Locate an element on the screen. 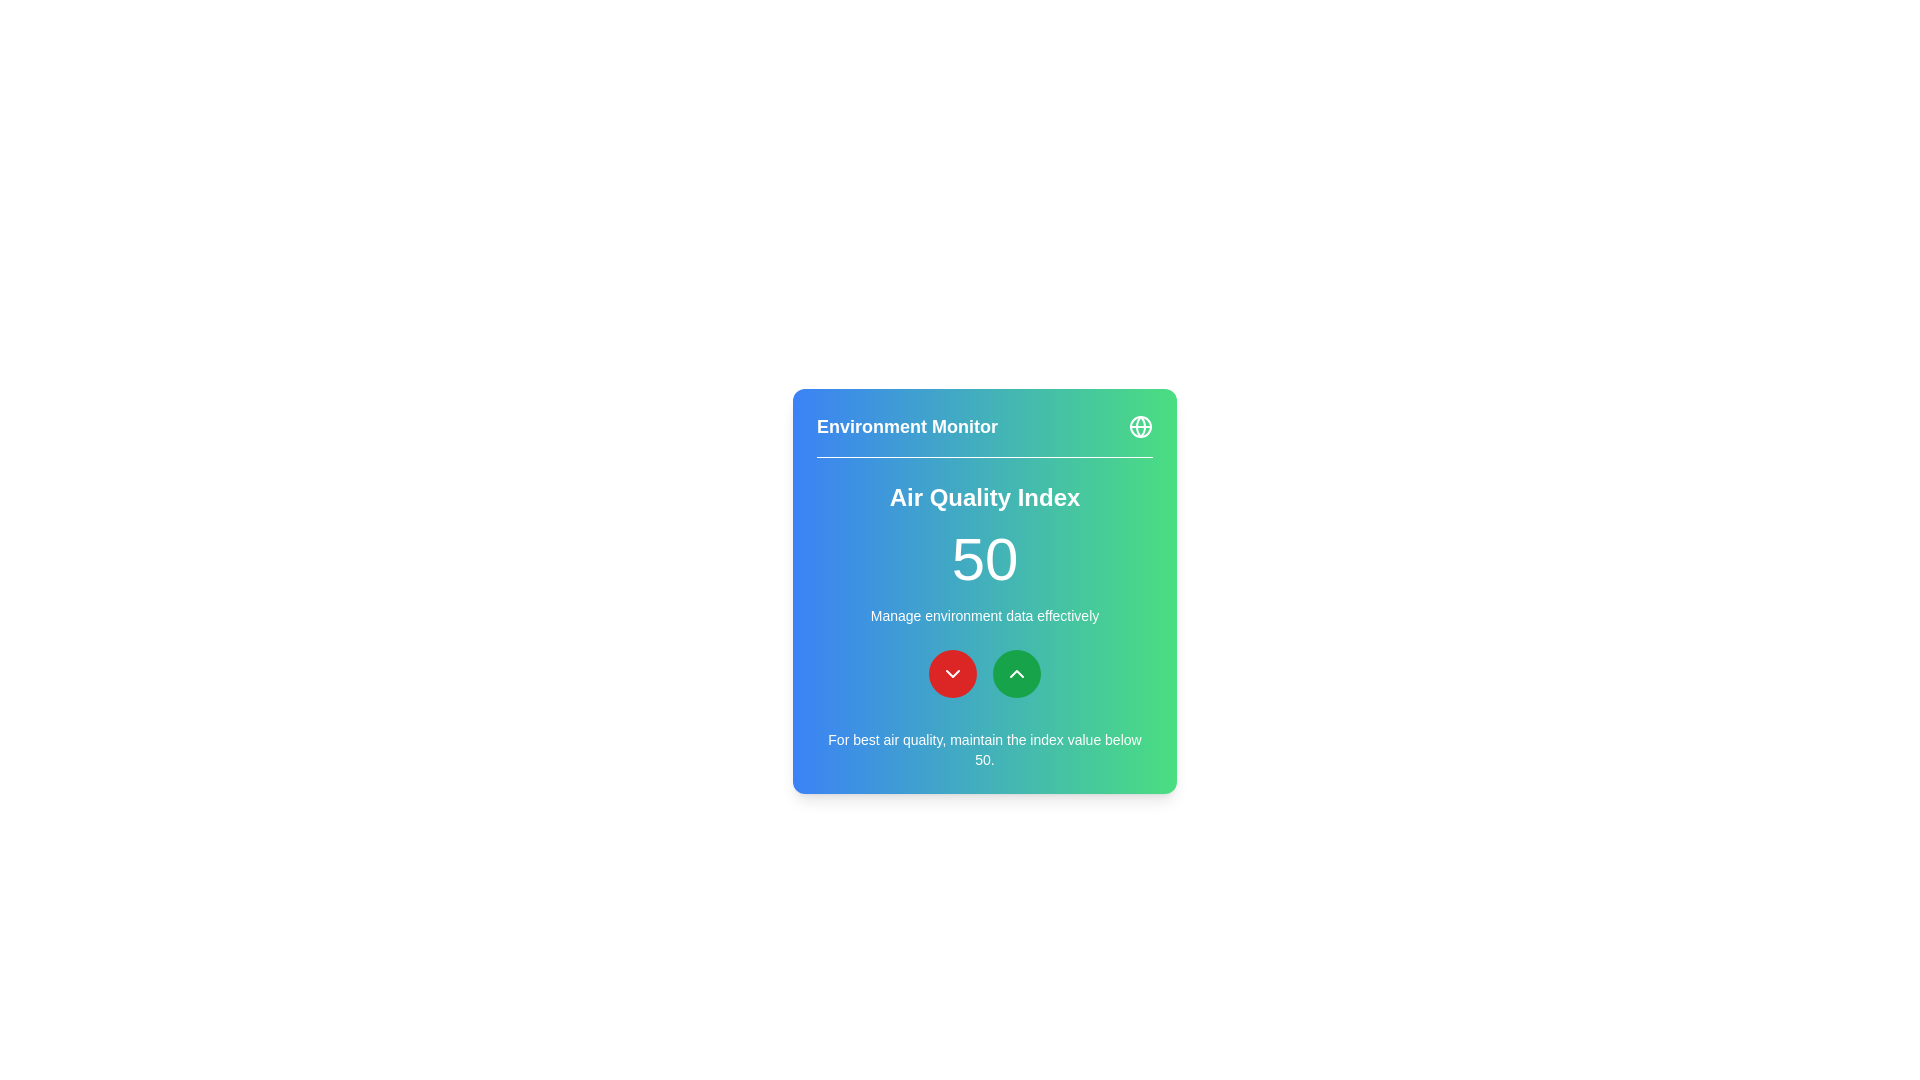 The height and width of the screenshot is (1080, 1920). the circular element within the SVG globe icon located in the top-right corner of the interface is located at coordinates (1141, 426).